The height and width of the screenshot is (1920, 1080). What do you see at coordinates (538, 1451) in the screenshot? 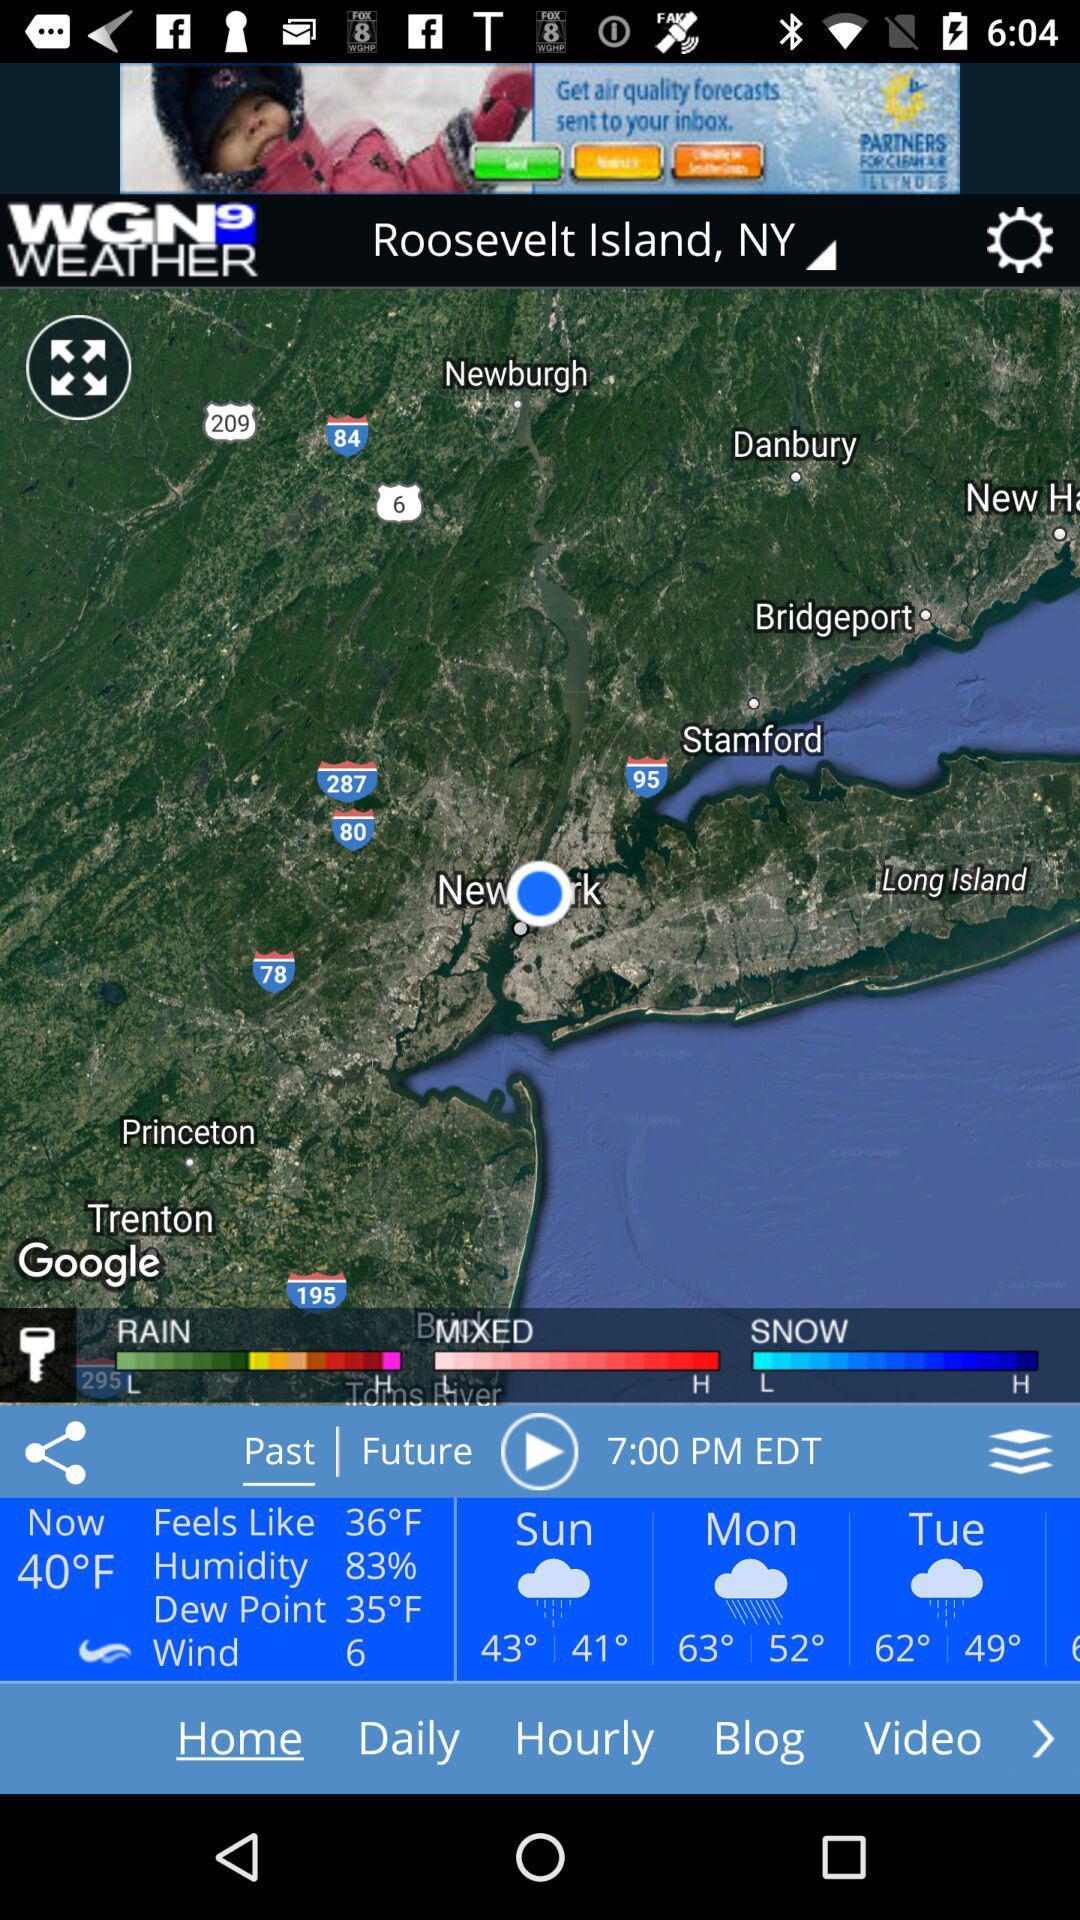
I see `the item to the left of 7 00 pm icon` at bounding box center [538, 1451].